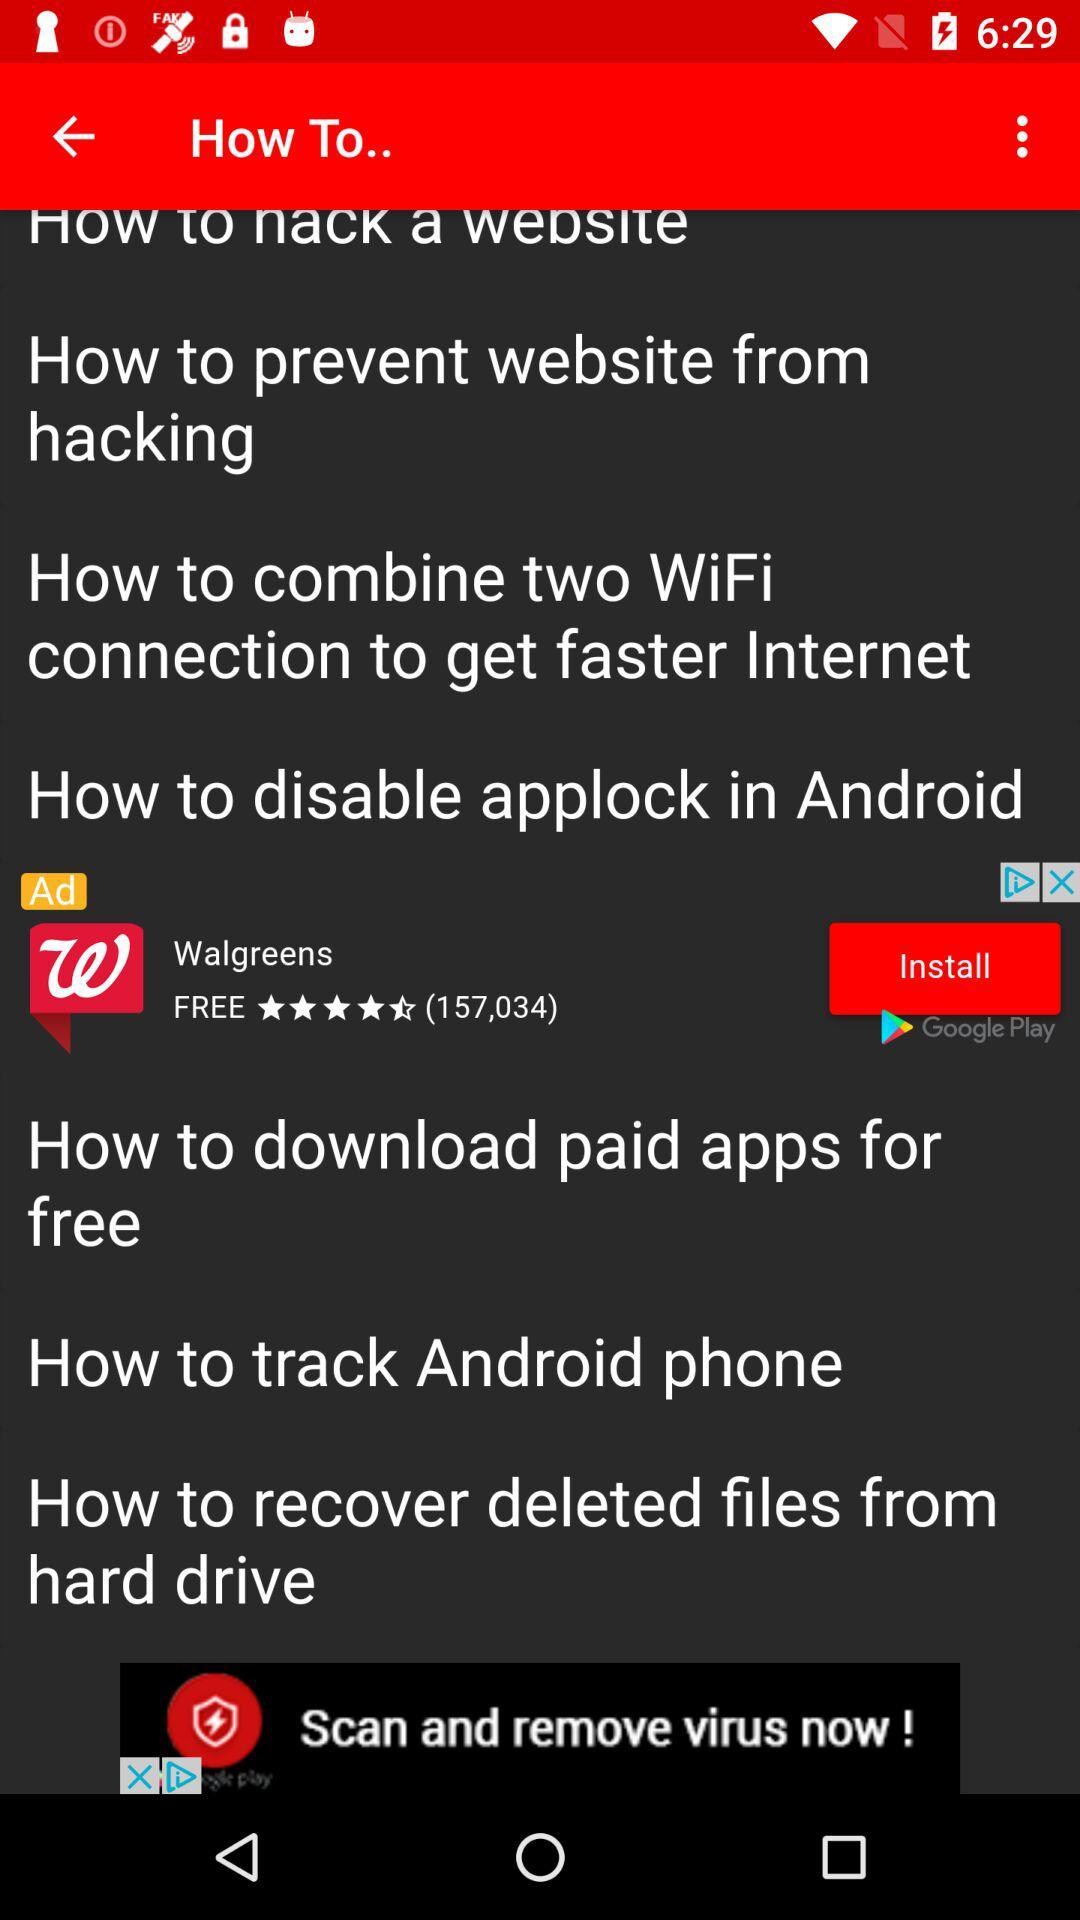  I want to click on scan and remove virus the article, so click(540, 1727).